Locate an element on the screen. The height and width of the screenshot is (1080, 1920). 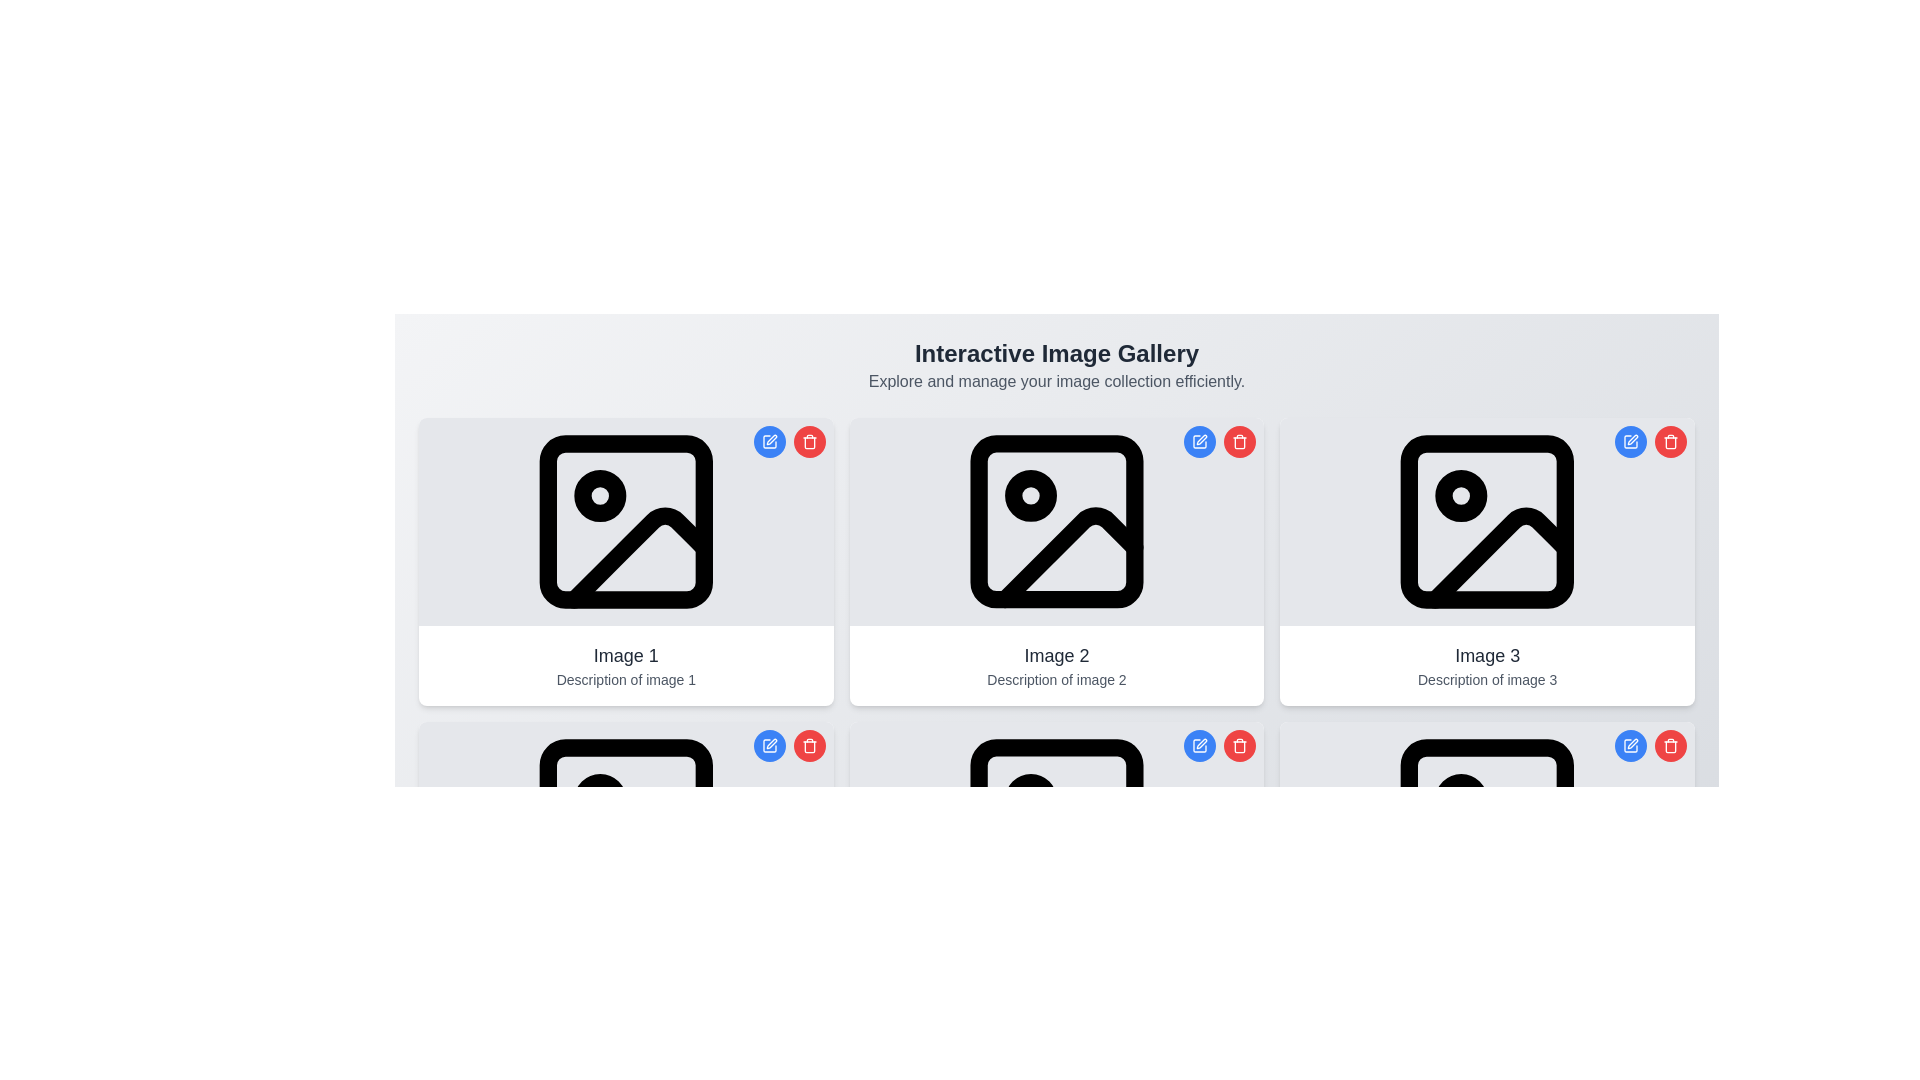
the pen icon inside the blue circular button is located at coordinates (1631, 745).